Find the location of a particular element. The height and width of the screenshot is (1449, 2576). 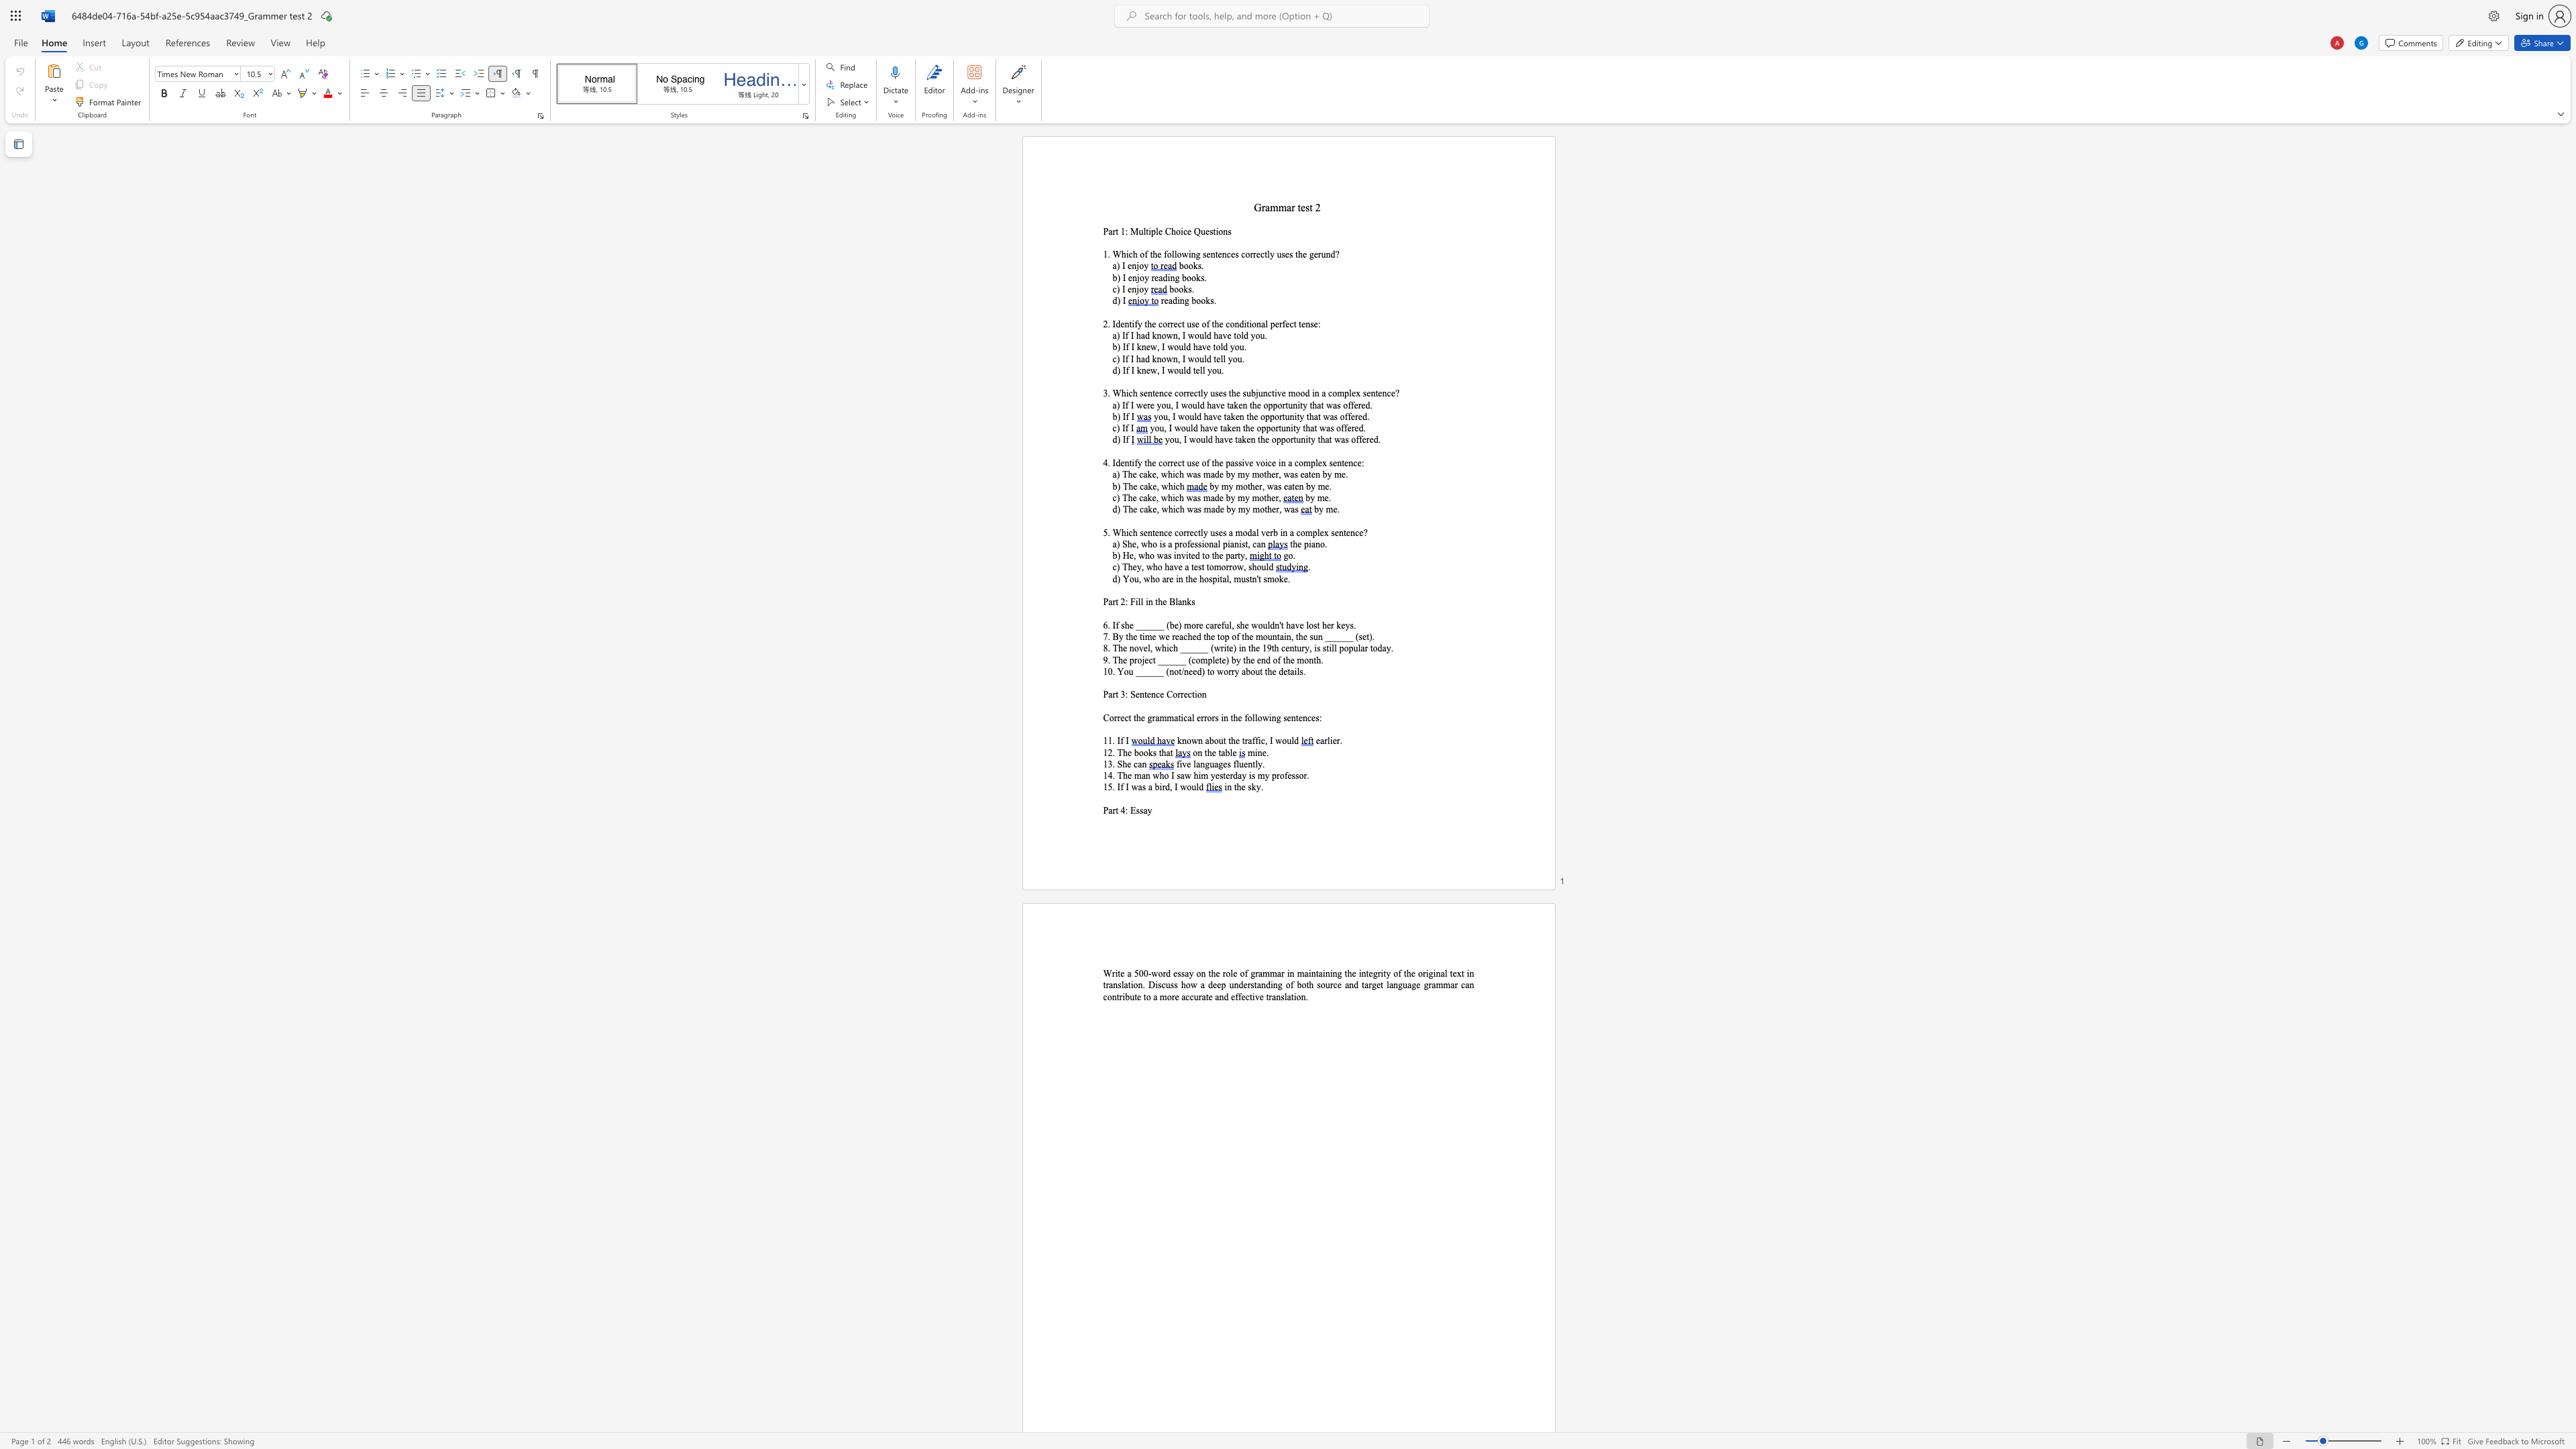

the space between the continuous character "t" and "a" in the text is located at coordinates (1220, 752).